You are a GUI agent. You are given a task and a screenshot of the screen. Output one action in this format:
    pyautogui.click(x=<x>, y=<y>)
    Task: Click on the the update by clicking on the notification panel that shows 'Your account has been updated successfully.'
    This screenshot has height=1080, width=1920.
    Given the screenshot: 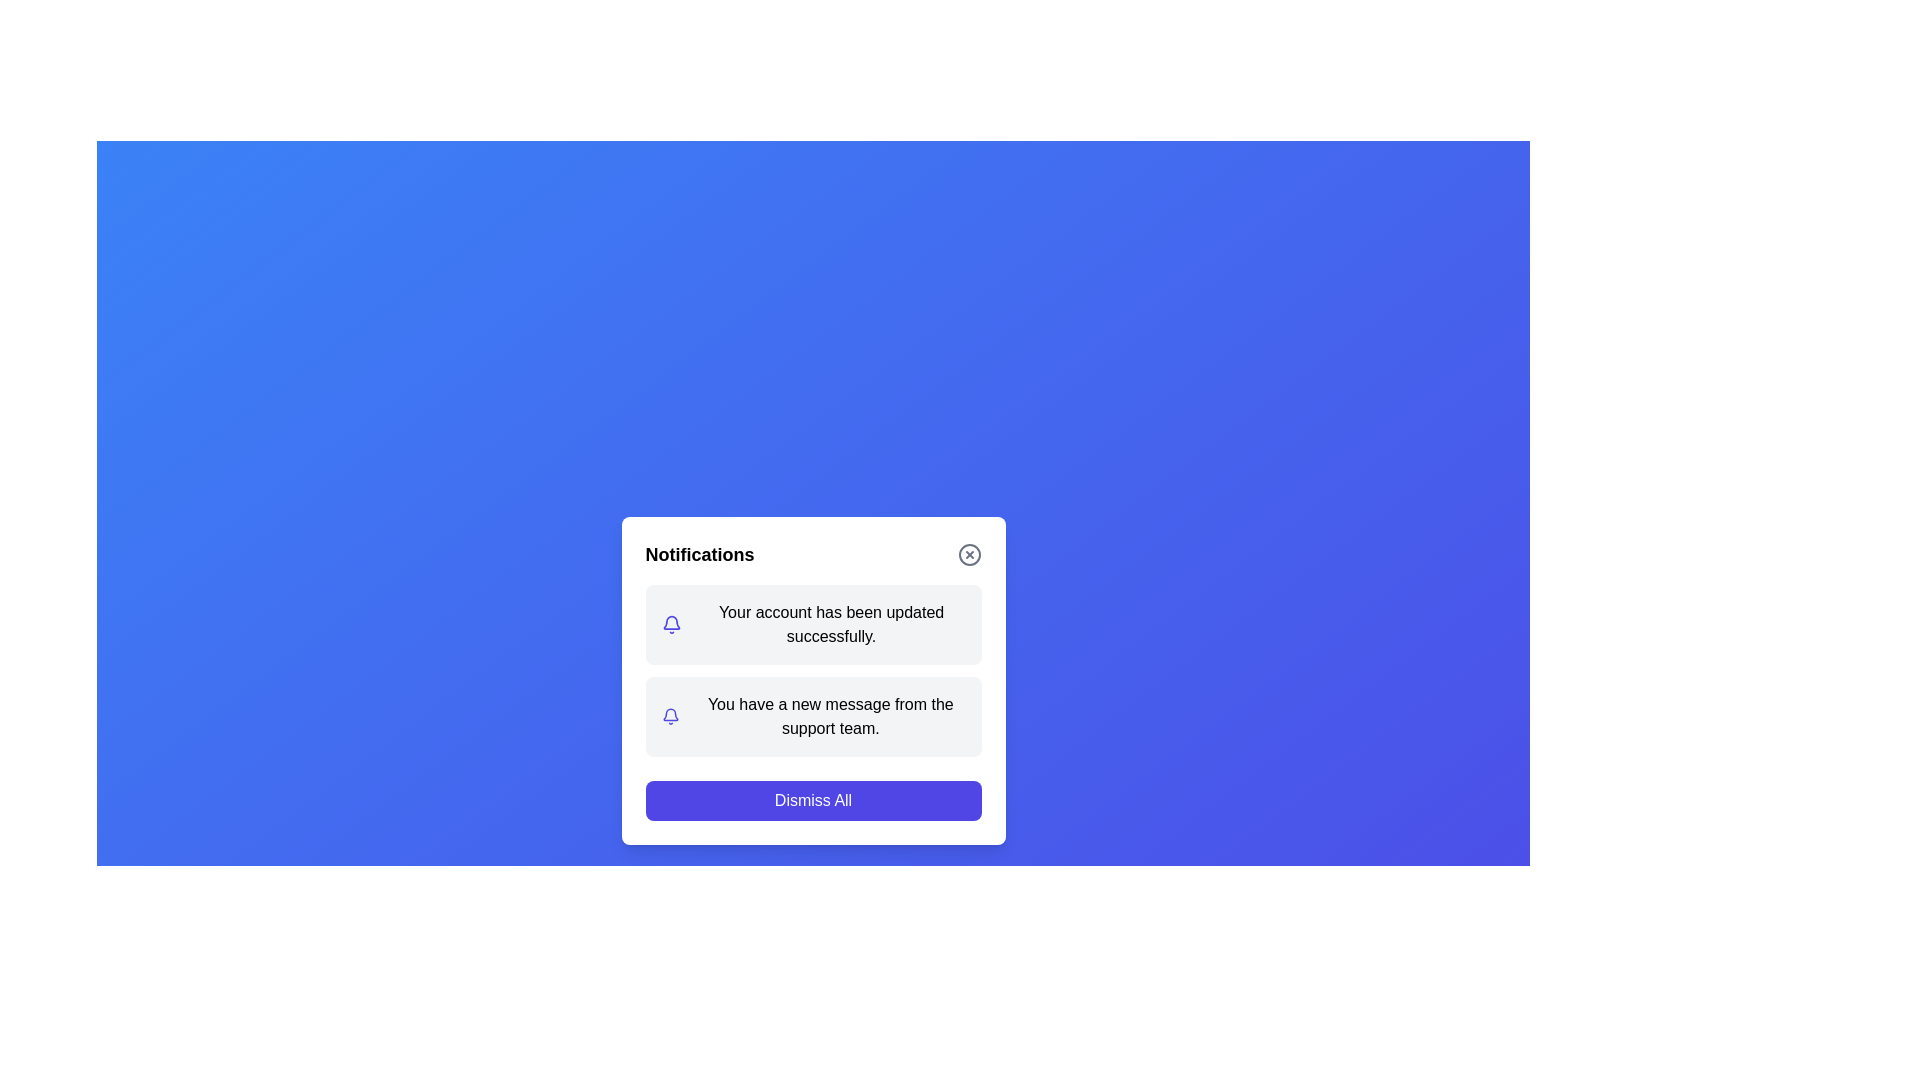 What is the action you would take?
    pyautogui.click(x=813, y=623)
    